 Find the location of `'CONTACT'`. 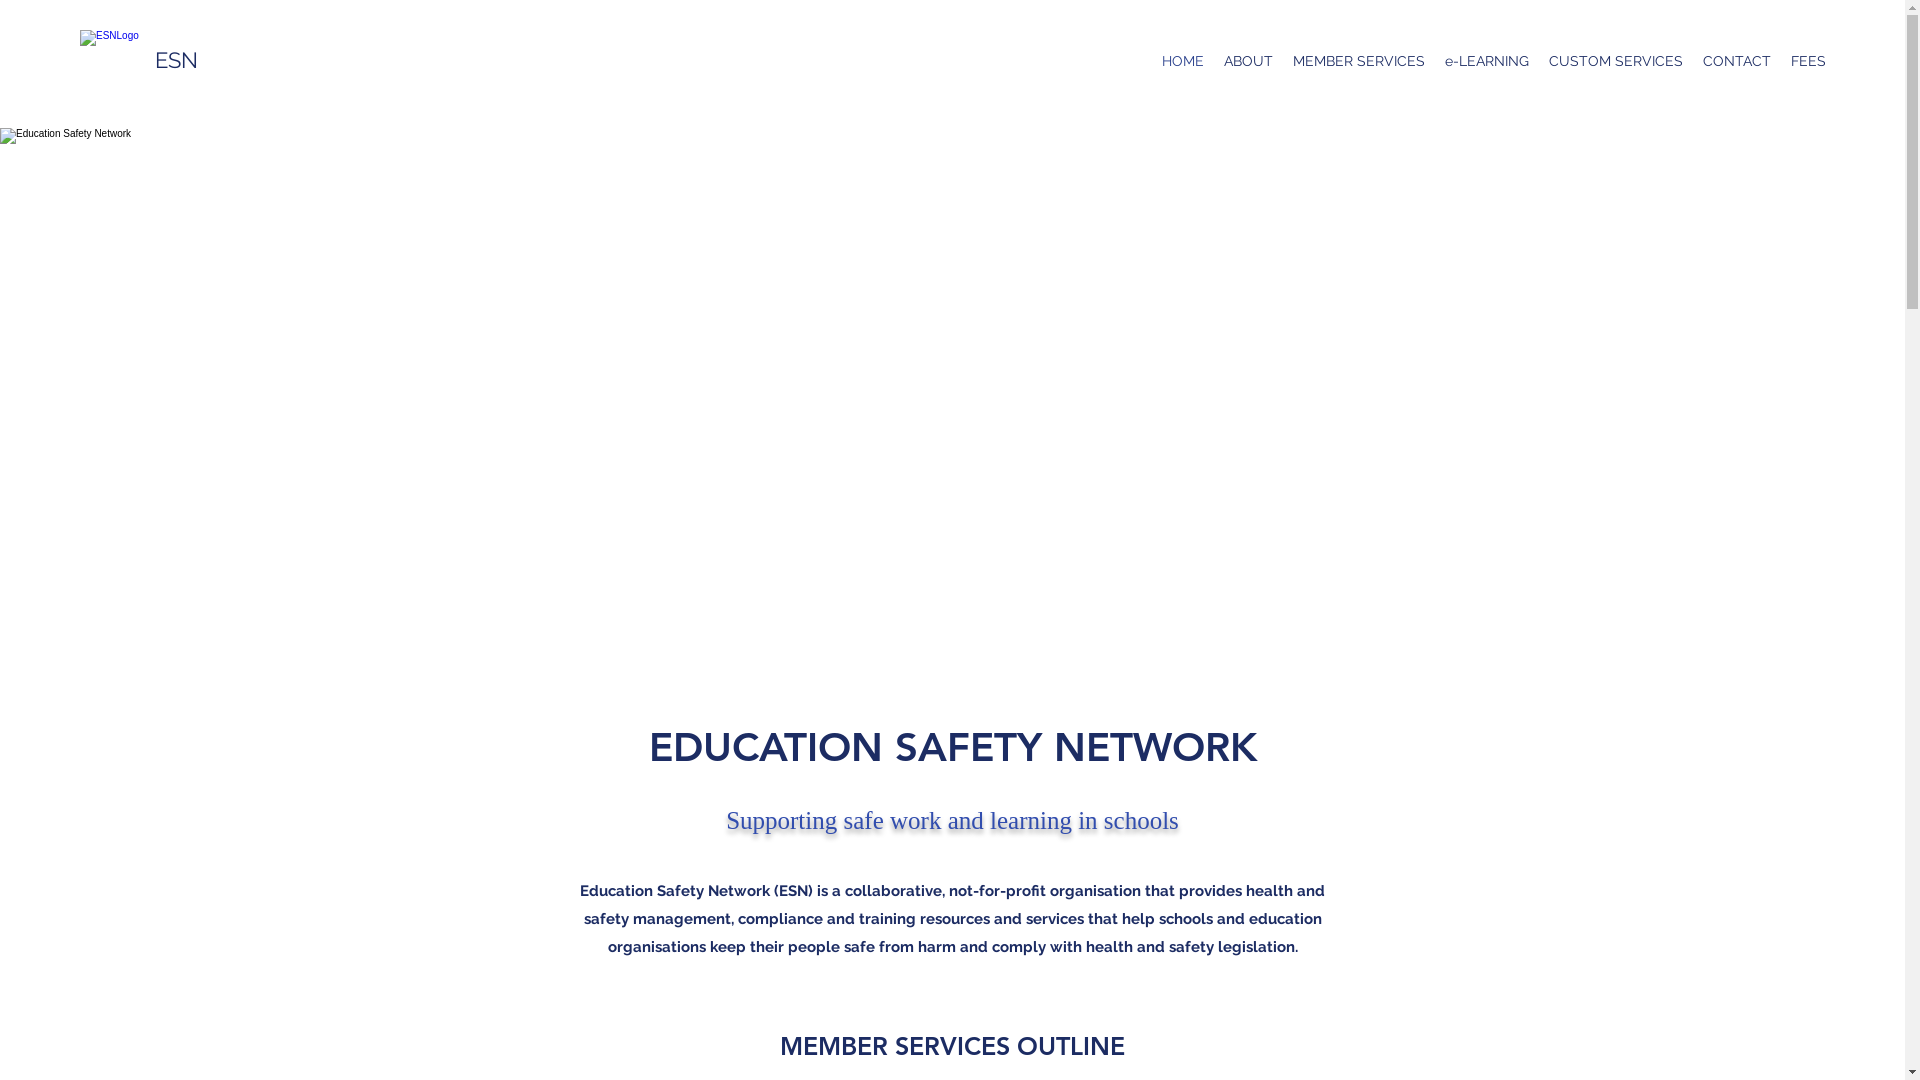

'CONTACT' is located at coordinates (1736, 60).